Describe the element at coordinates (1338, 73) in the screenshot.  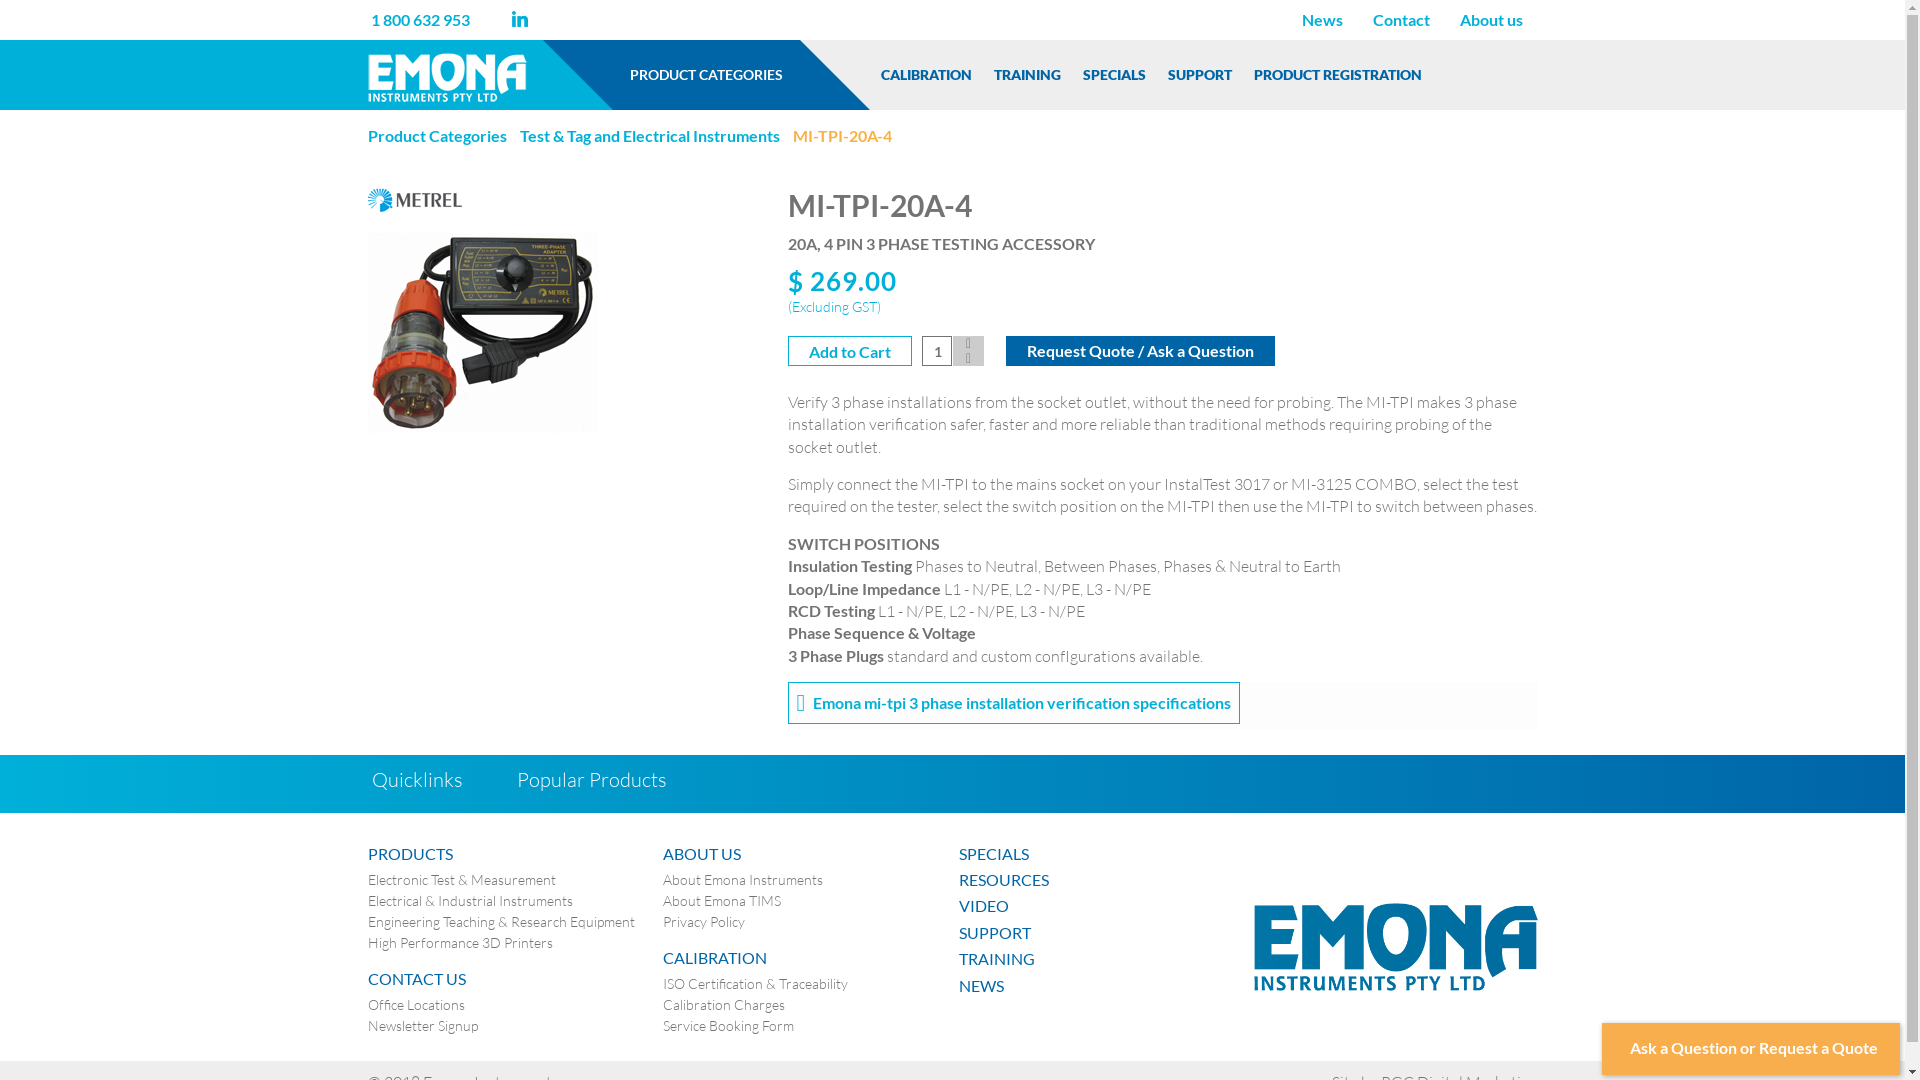
I see `'PRODUCT REGISTRATION'` at that location.